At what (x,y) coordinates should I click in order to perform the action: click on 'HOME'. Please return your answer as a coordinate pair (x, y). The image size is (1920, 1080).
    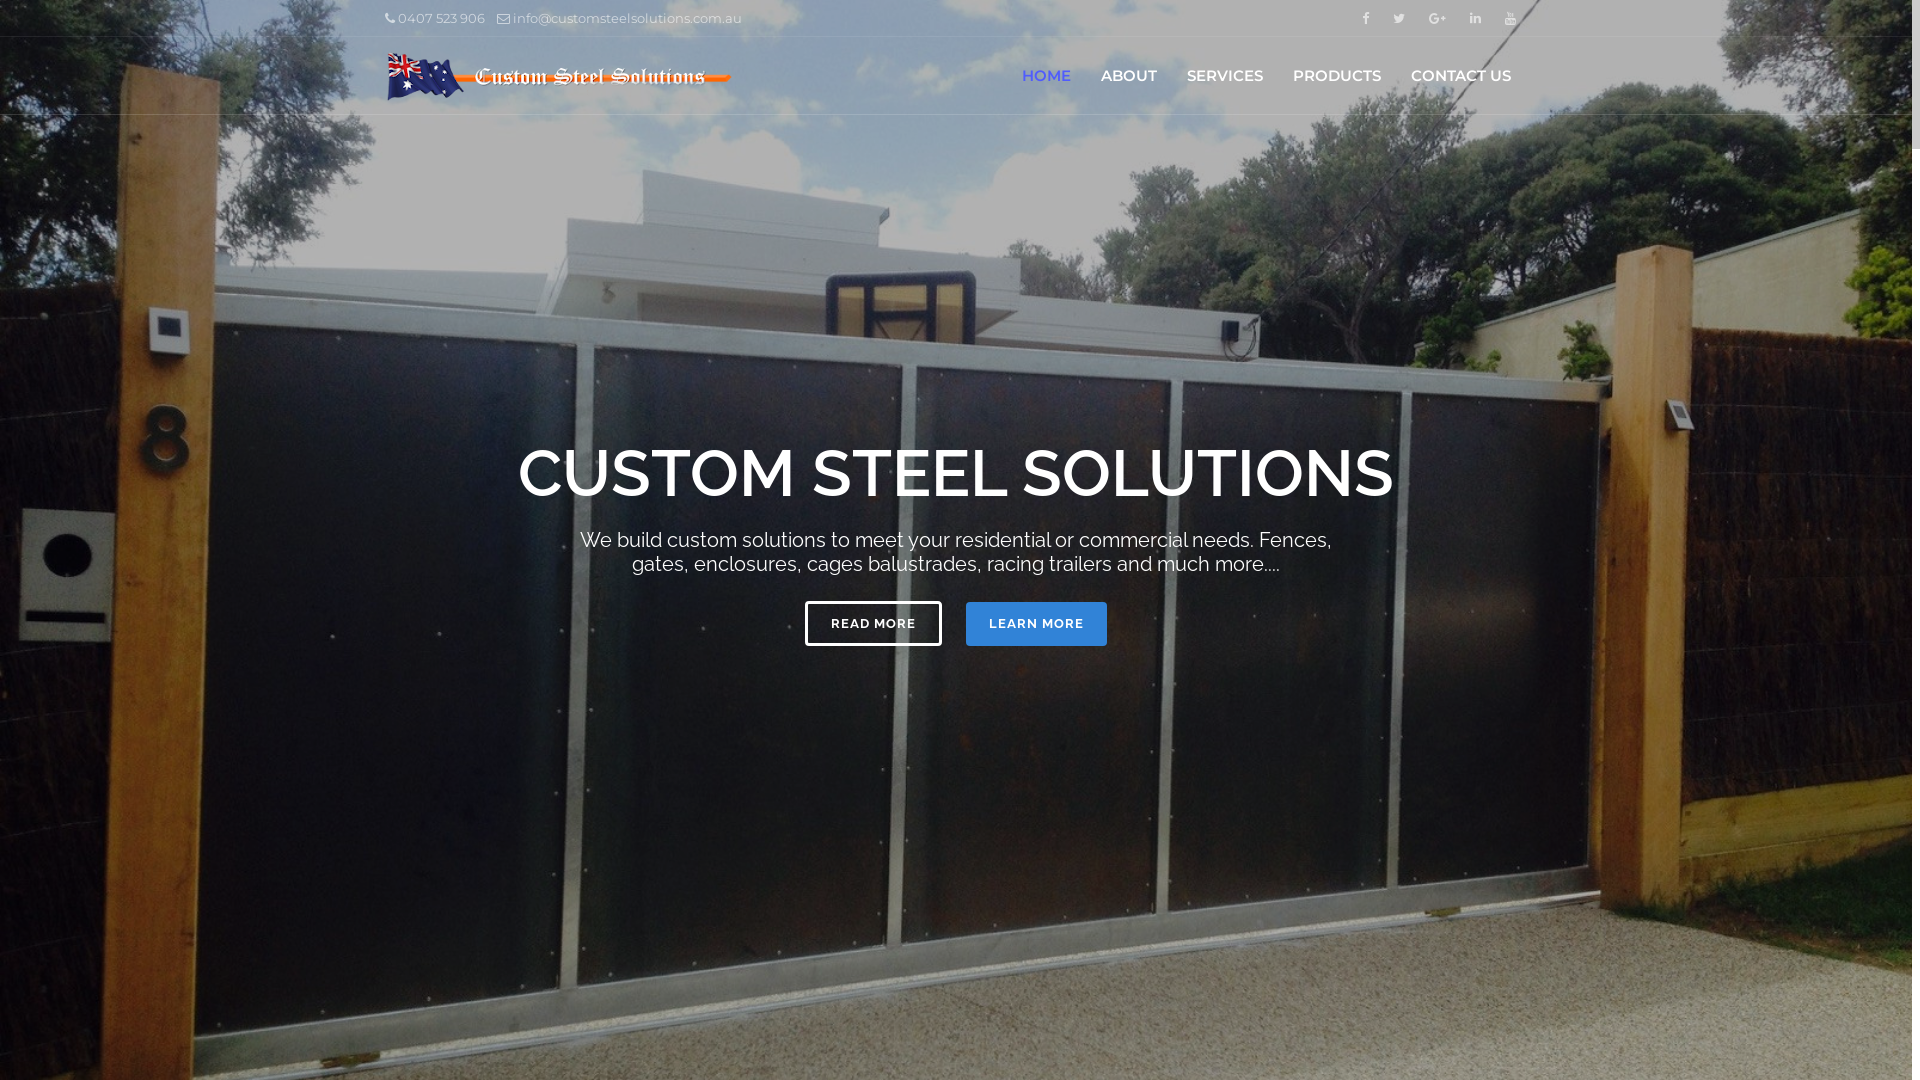
    Looking at the image, I should click on (1045, 75).